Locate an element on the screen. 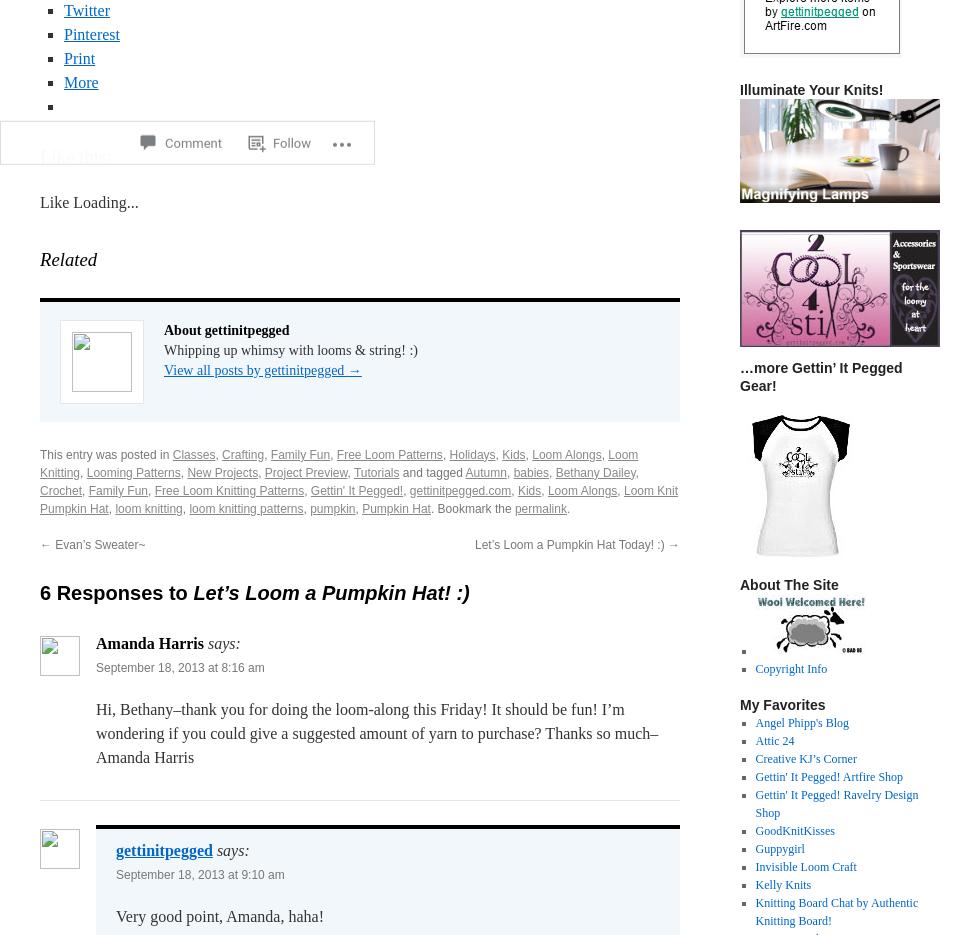 The width and height of the screenshot is (980, 935). 'Illuminate Your Knits!' is located at coordinates (811, 89).